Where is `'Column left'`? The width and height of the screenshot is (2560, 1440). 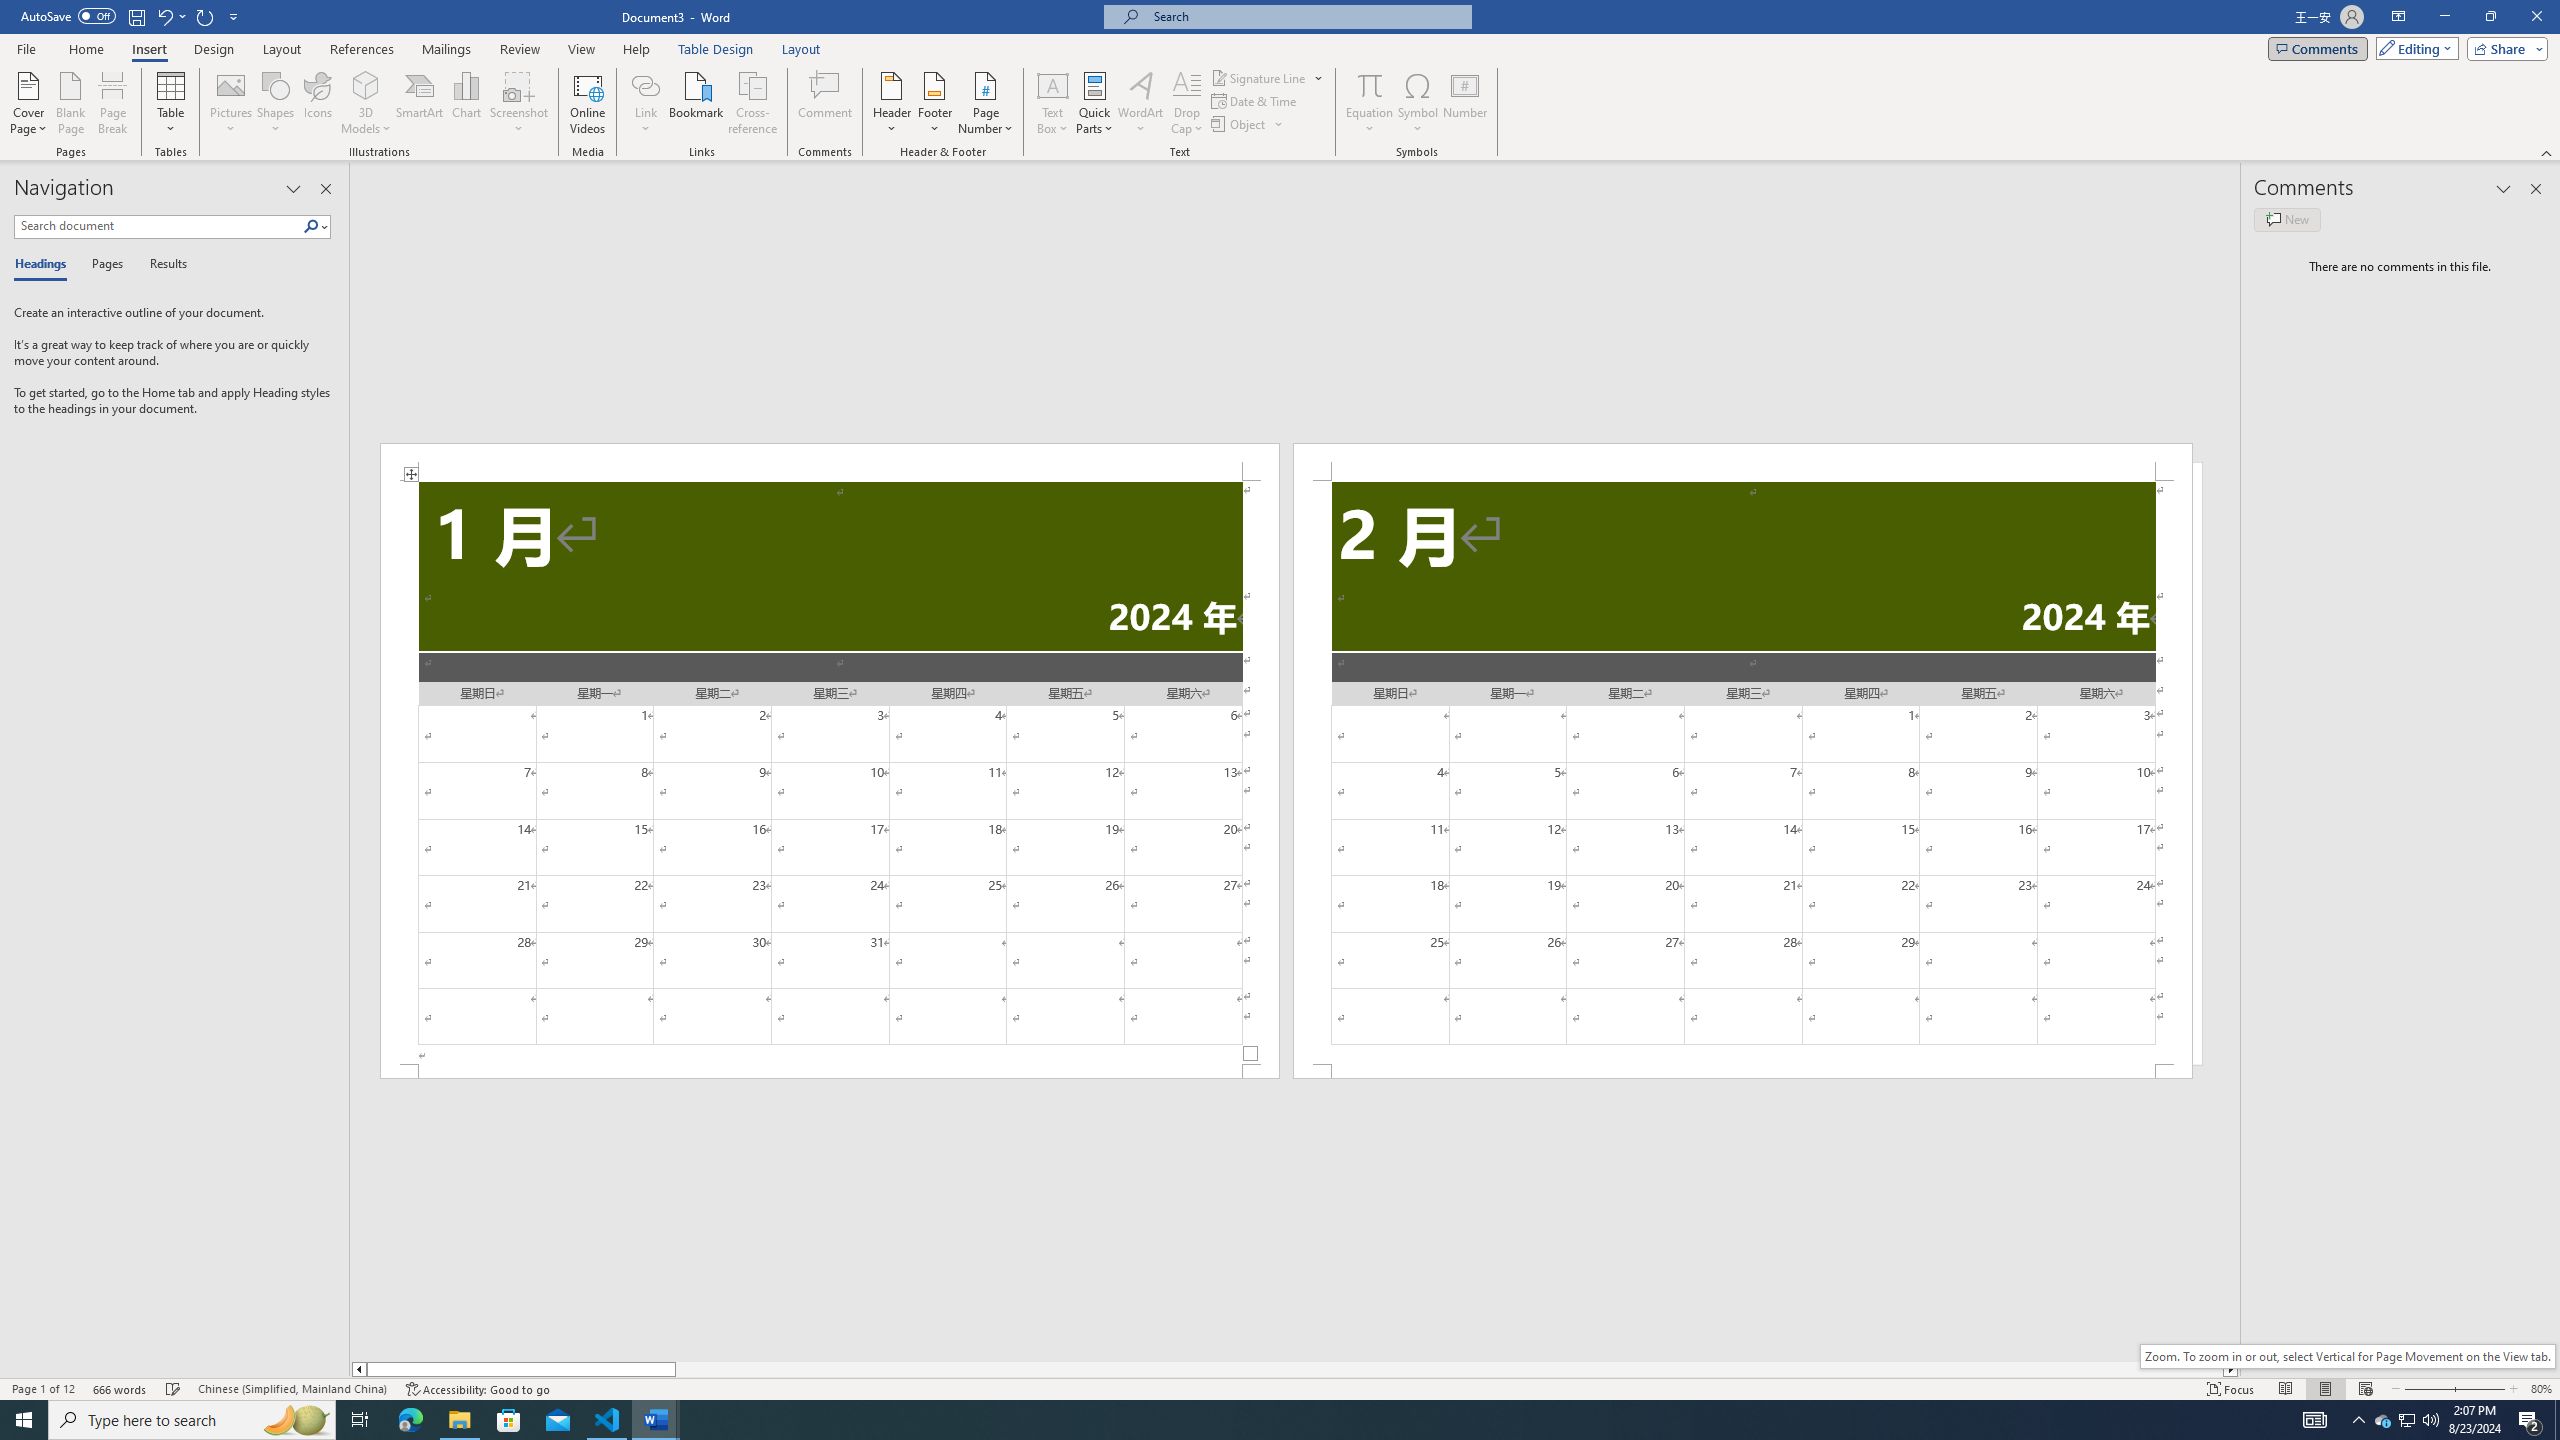 'Column left' is located at coordinates (358, 1368).